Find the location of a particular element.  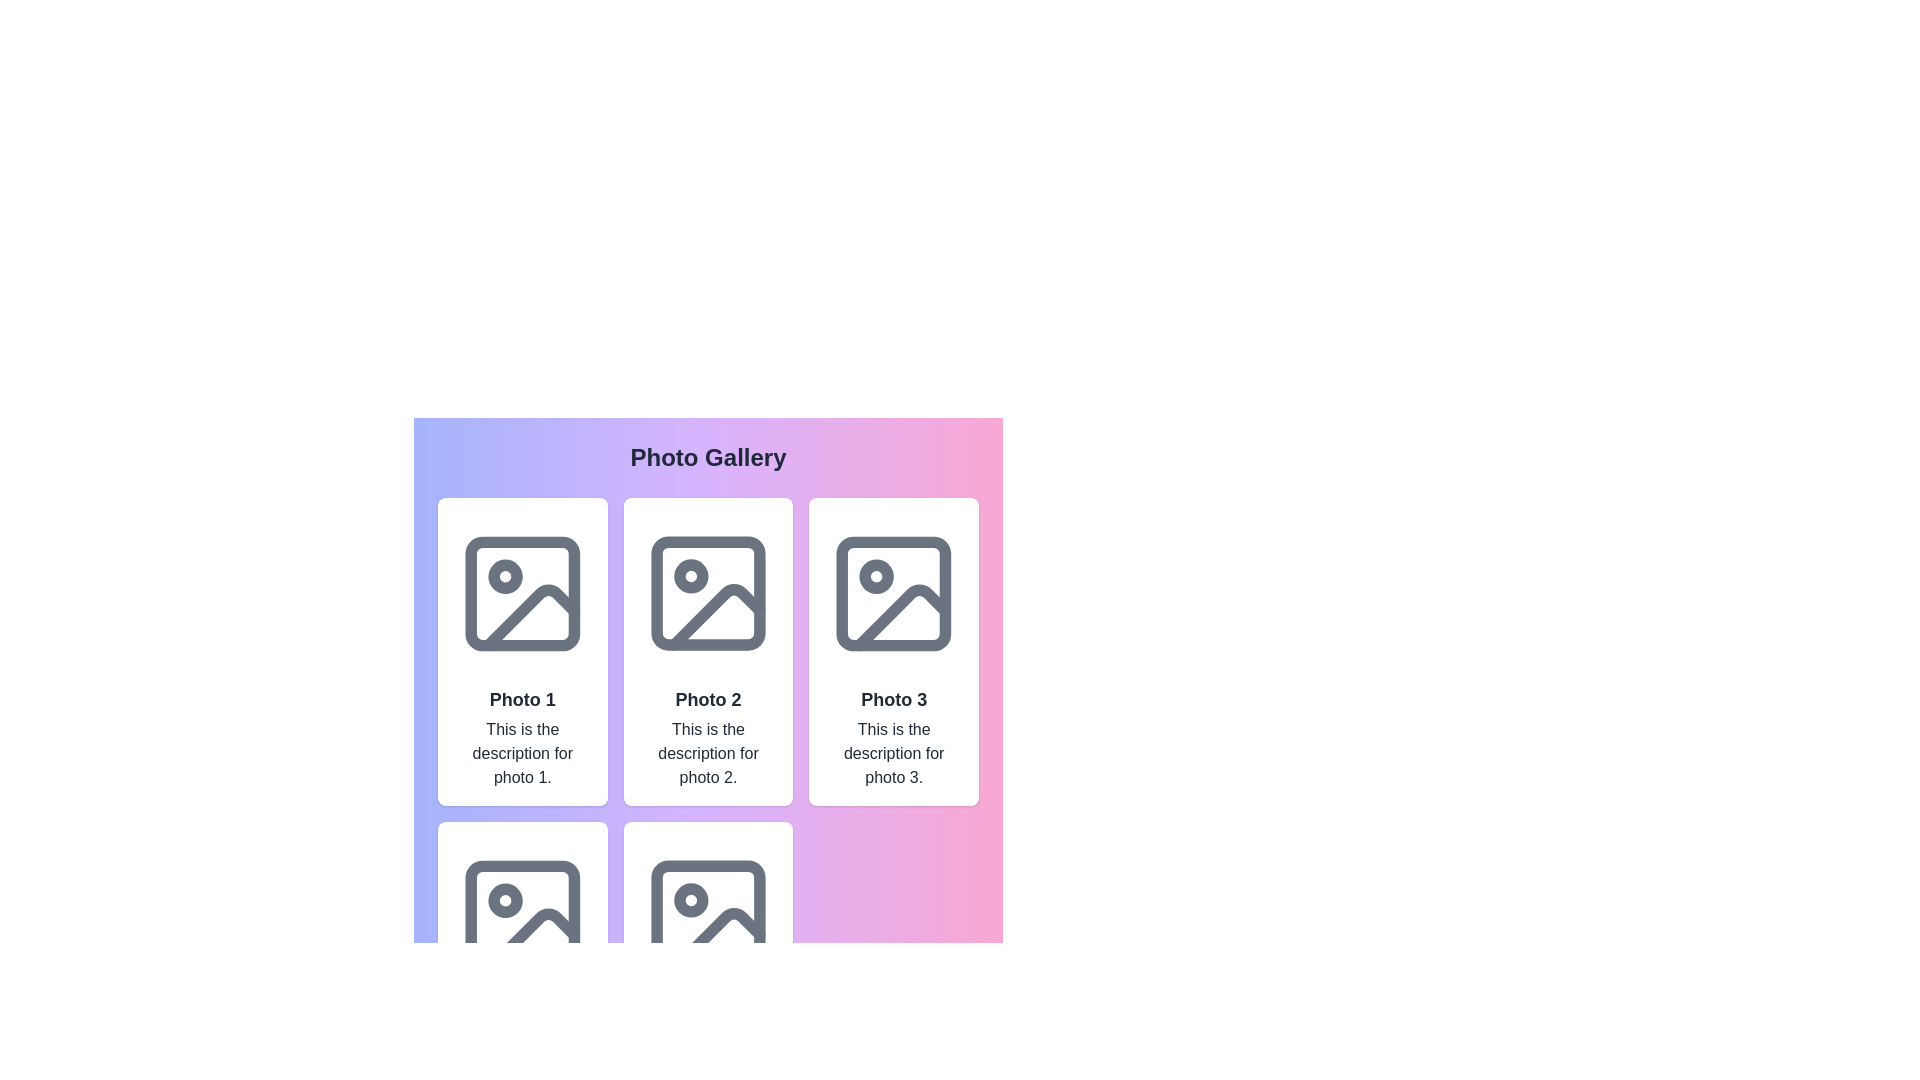

the icon resembling a stylized picture frame with a circular and triangular shape inside, located within the visual card titled 'Photo 5' in the second row, first column of the photo gallery layout is located at coordinates (708, 918).